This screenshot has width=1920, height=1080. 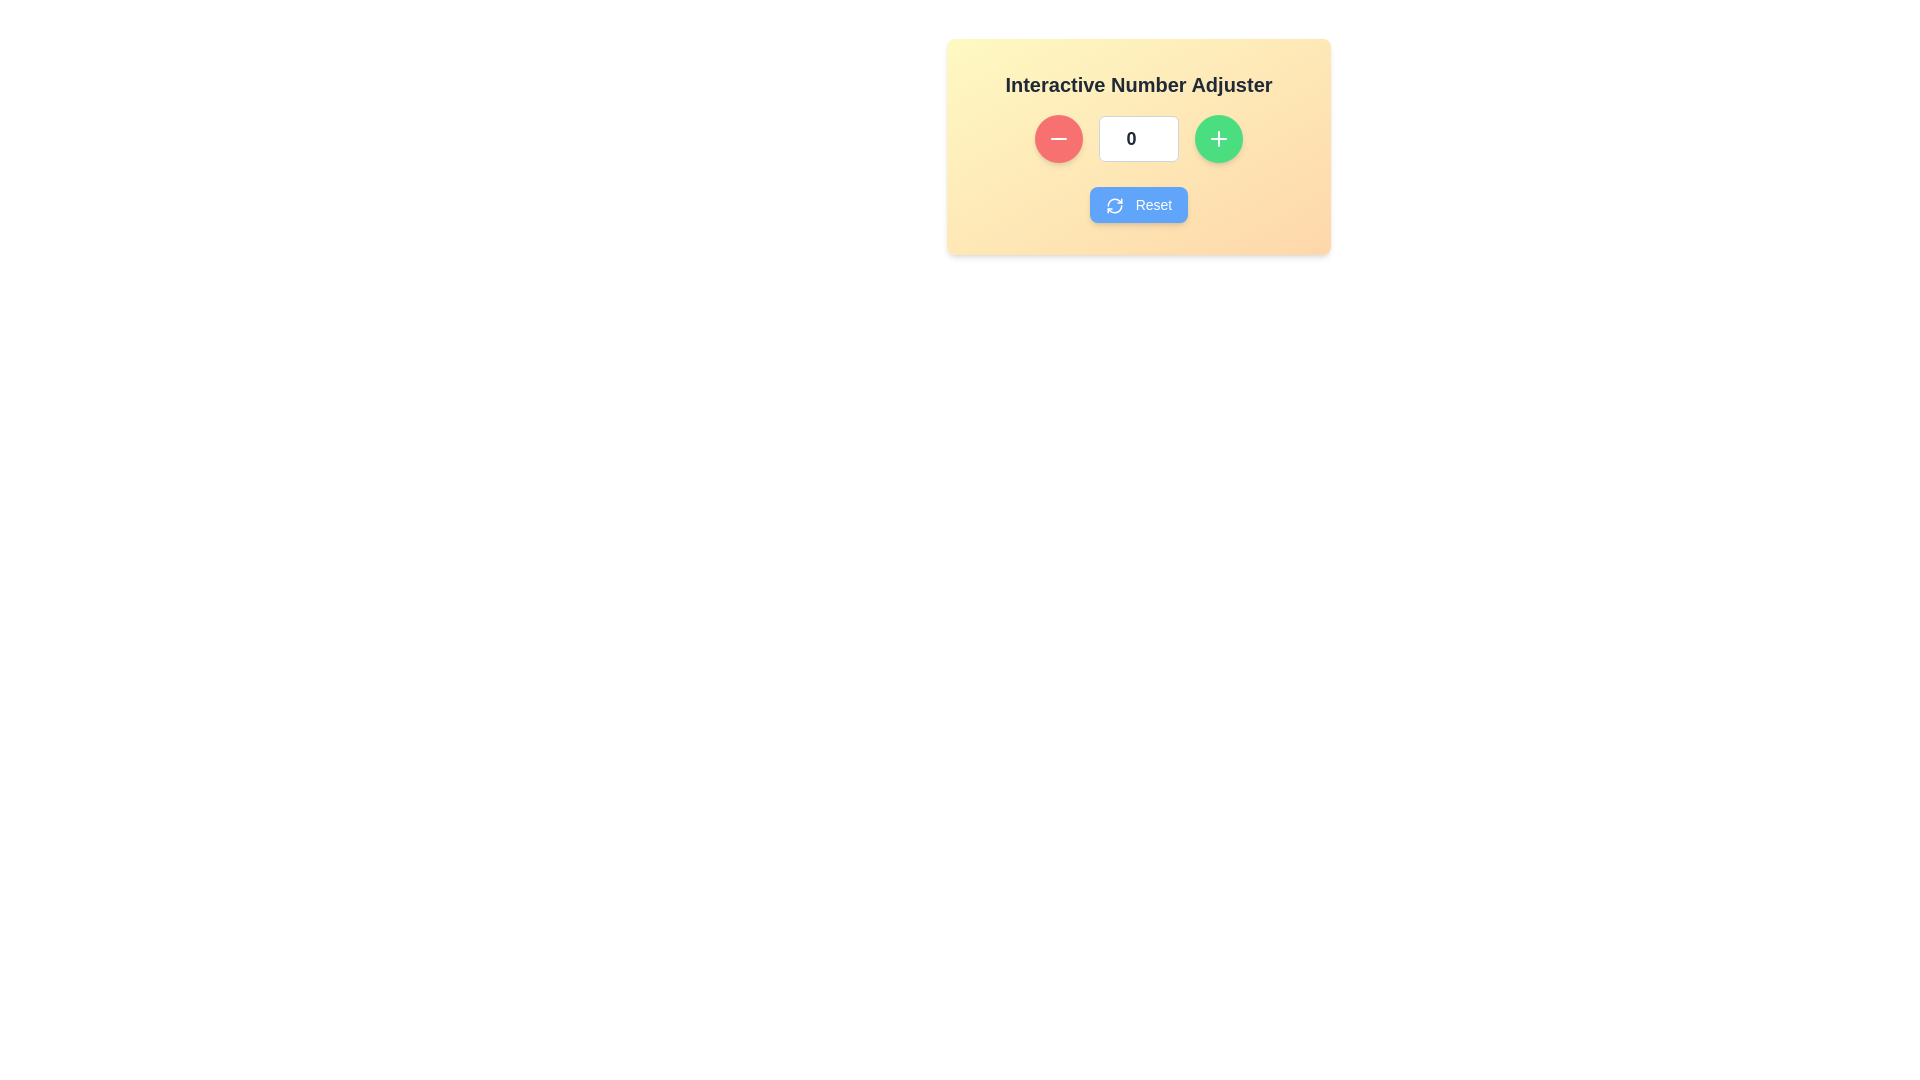 I want to click on the reset icon located within the blue rectangular button labeled 'Reset', which is aligned to the left of the button's text, so click(x=1113, y=206).